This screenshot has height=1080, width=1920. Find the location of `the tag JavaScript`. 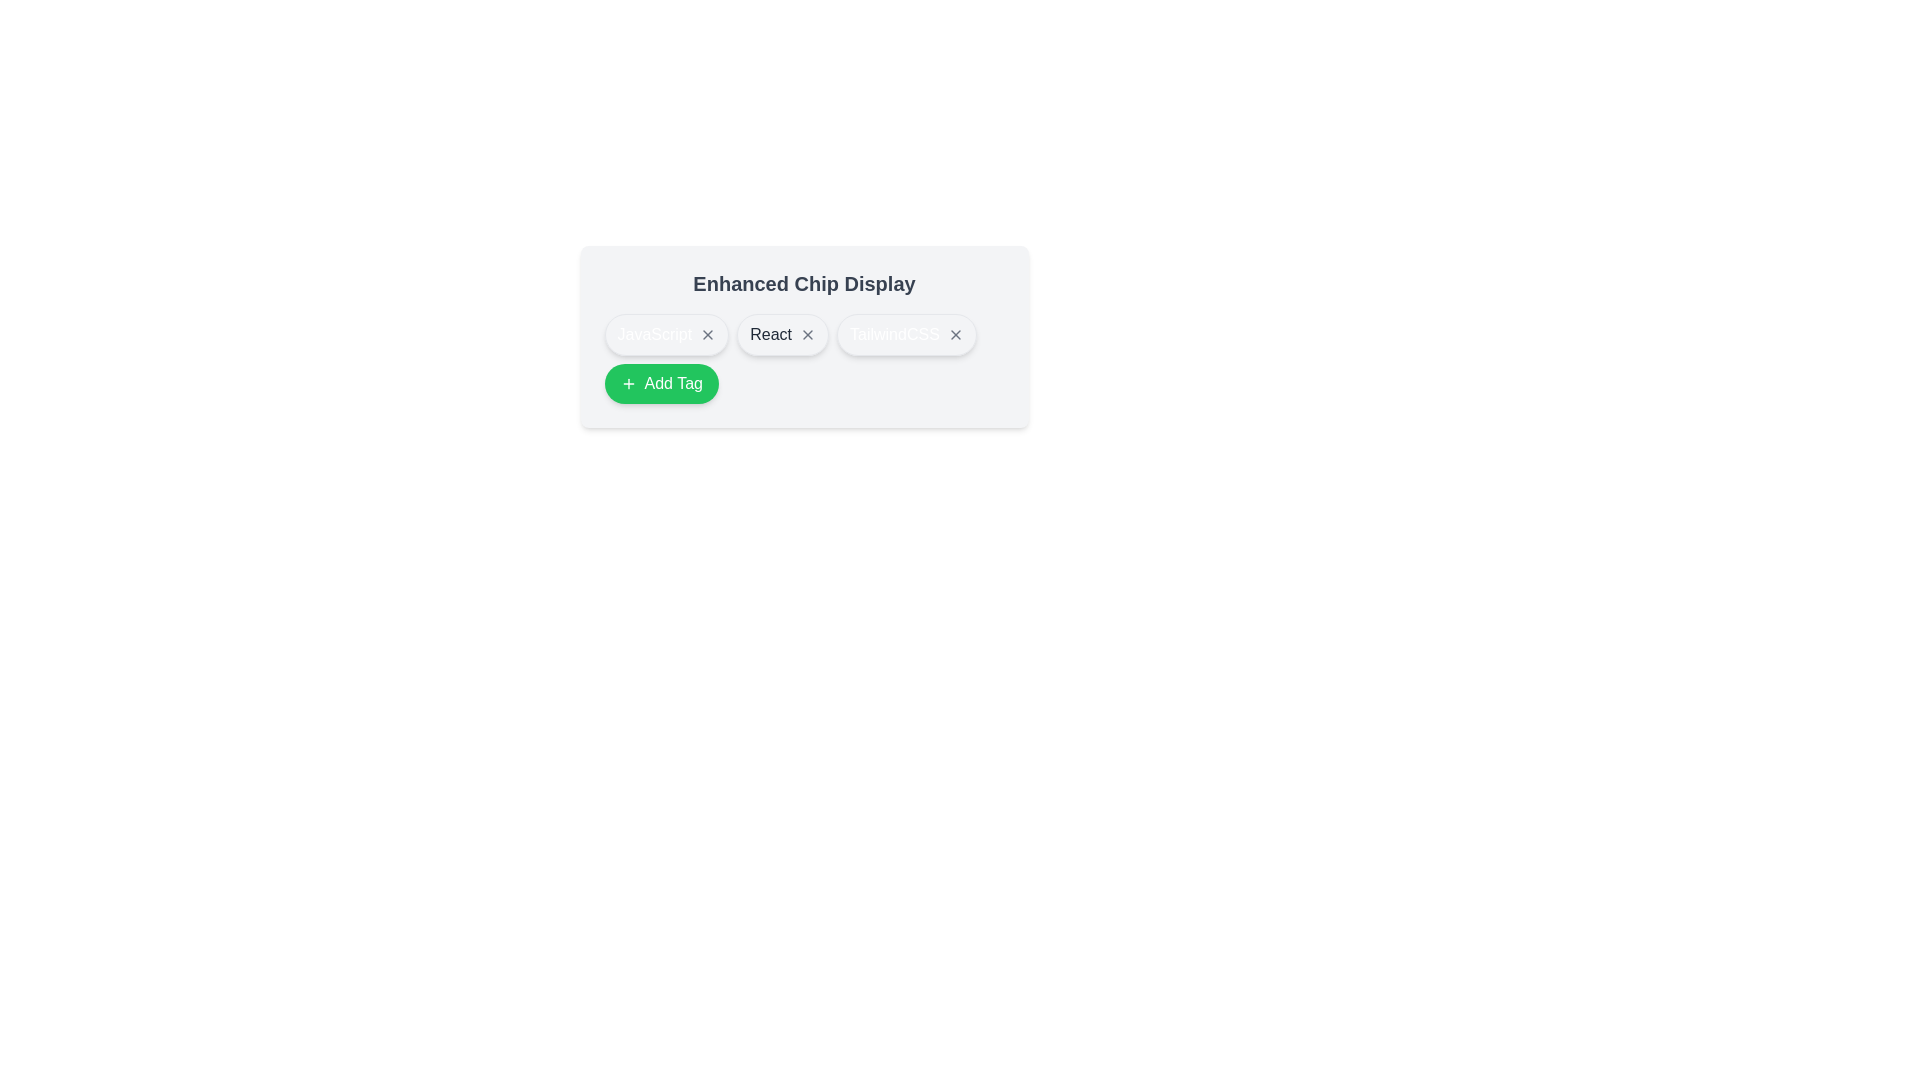

the tag JavaScript is located at coordinates (666, 334).